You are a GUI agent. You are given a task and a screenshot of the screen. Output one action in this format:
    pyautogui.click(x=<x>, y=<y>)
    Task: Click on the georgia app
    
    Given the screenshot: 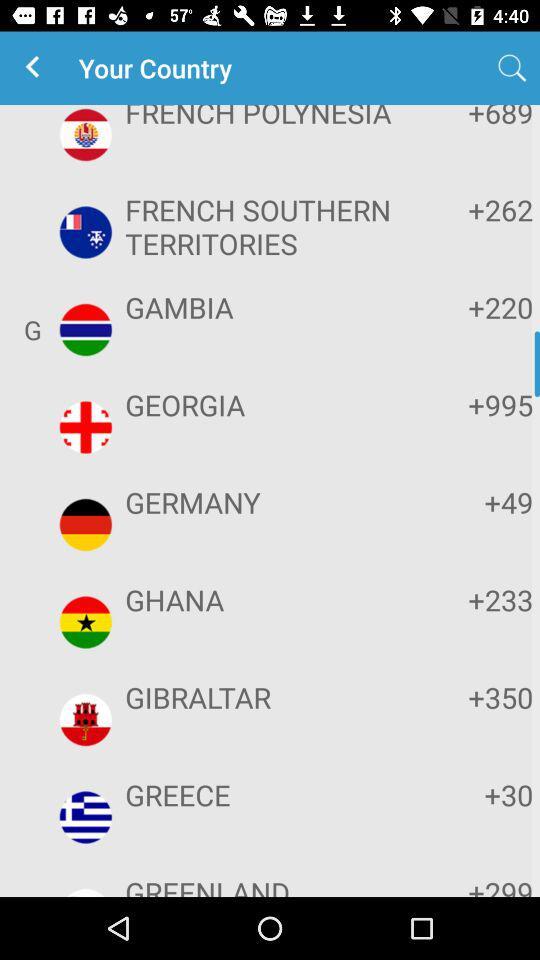 What is the action you would take?
    pyautogui.click(x=267, y=403)
    